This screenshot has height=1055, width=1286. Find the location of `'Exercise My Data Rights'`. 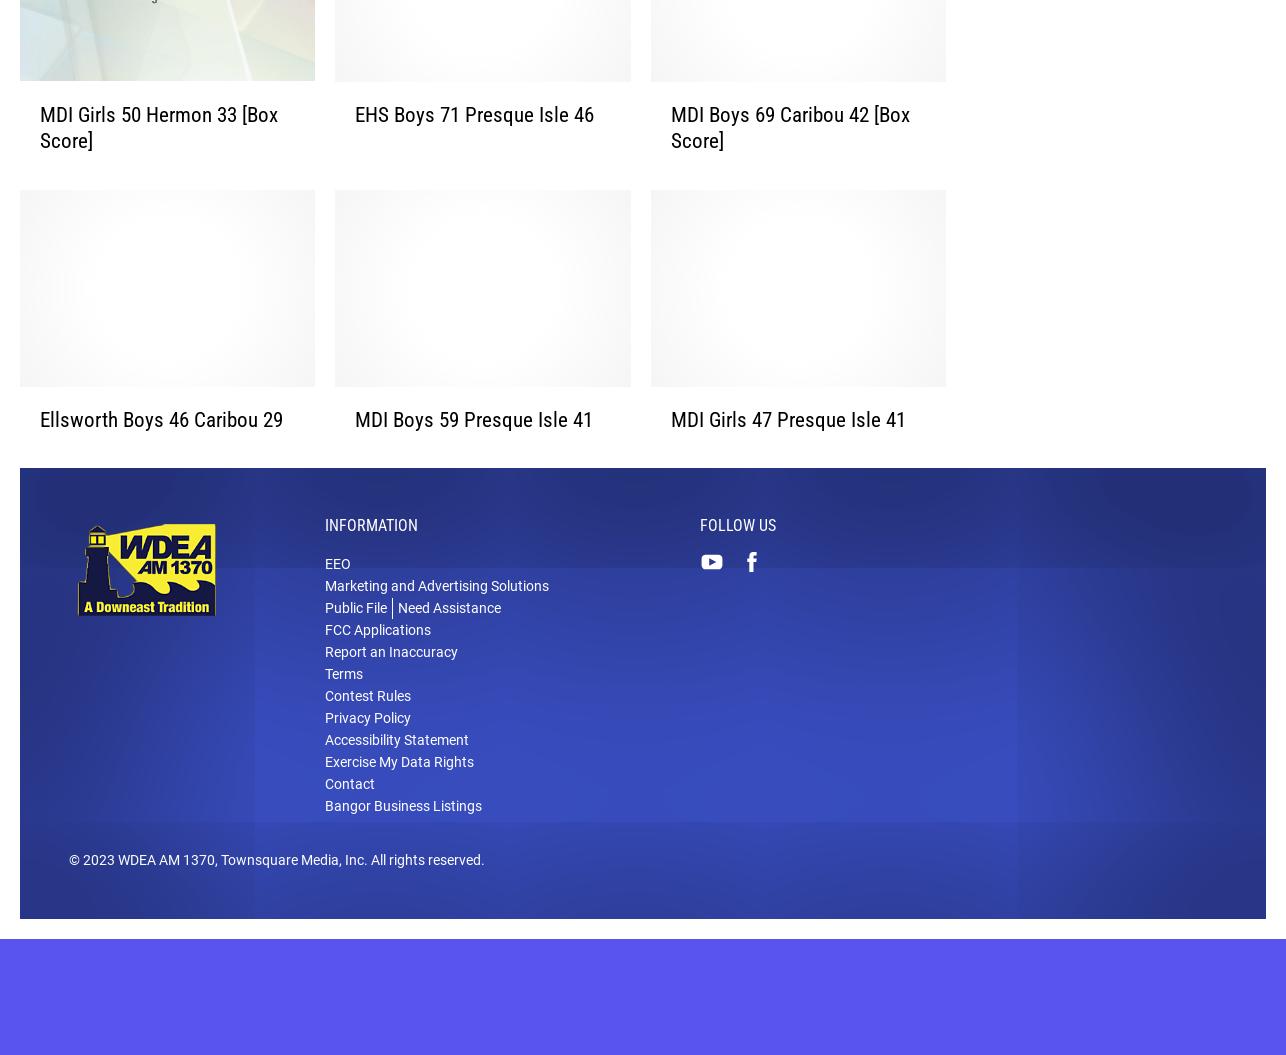

'Exercise My Data Rights' is located at coordinates (398, 792).